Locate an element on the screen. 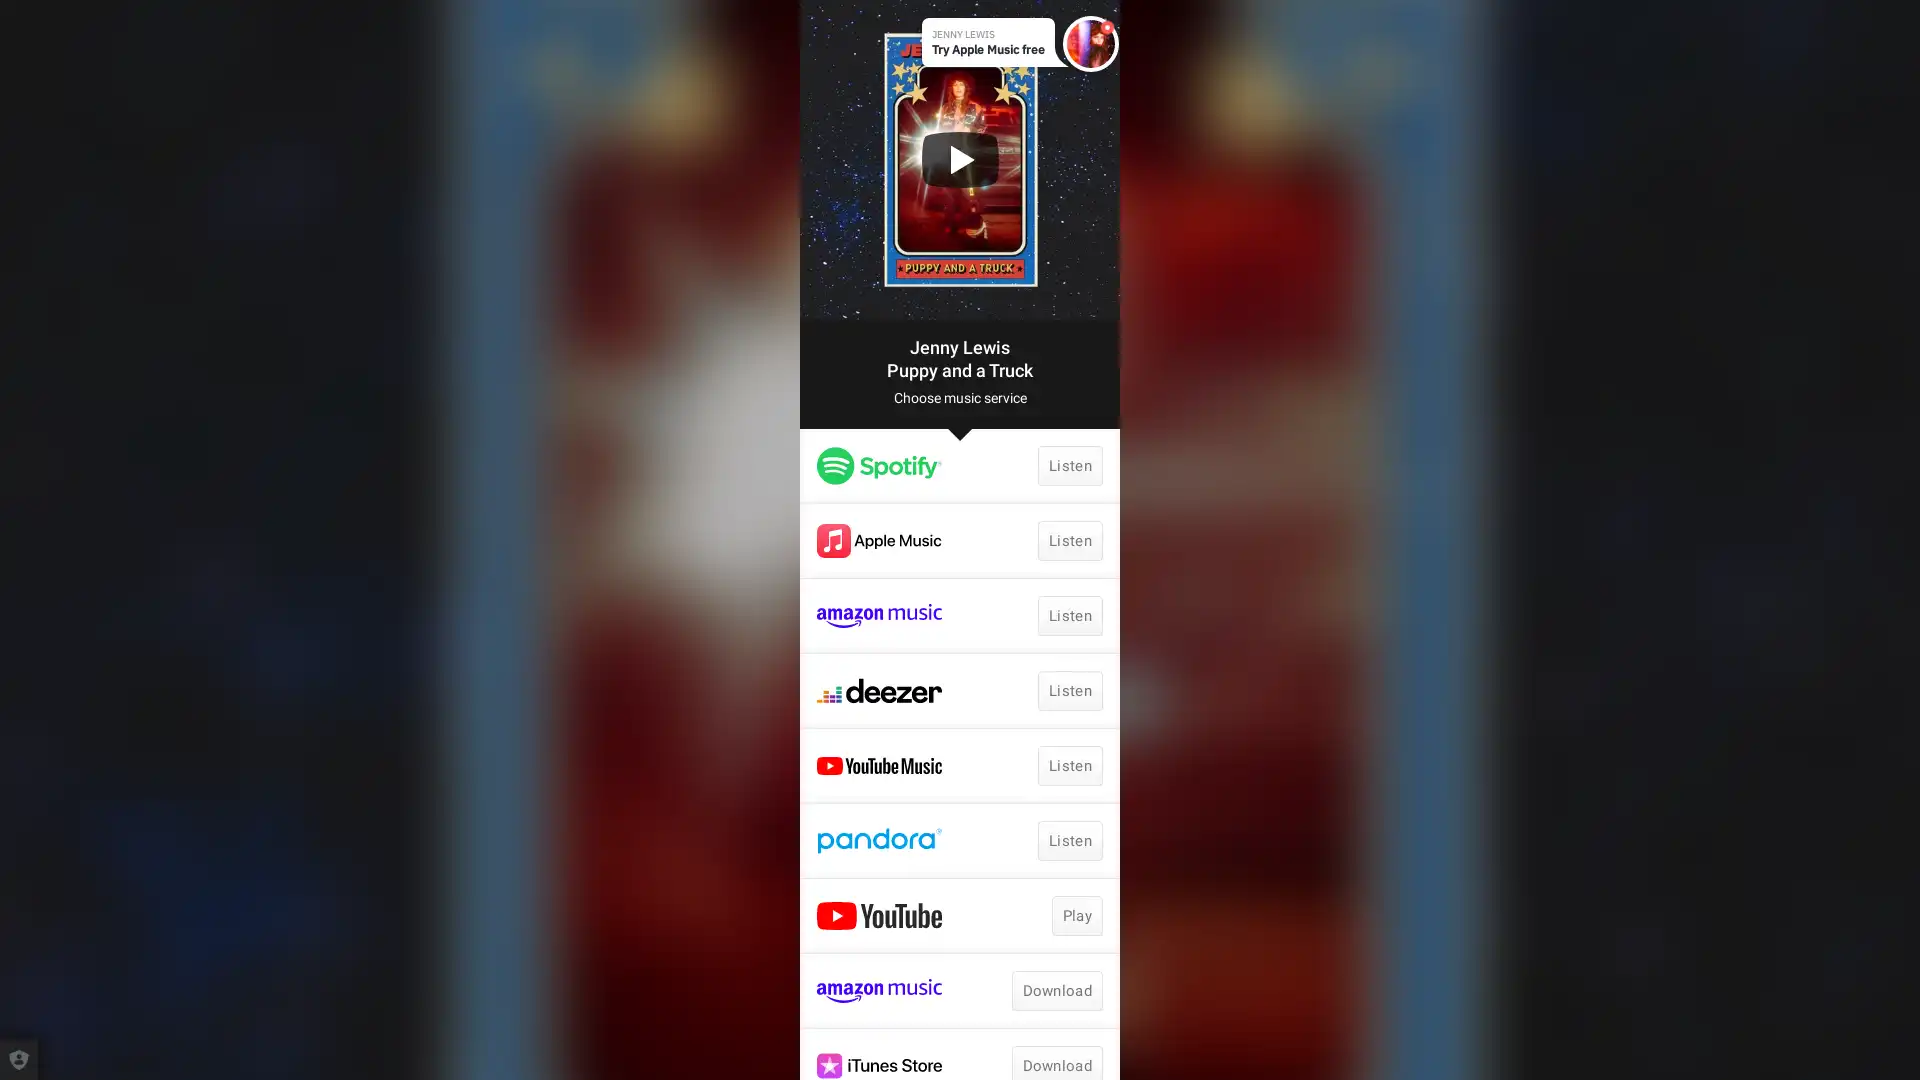  Play is located at coordinates (1075, 915).